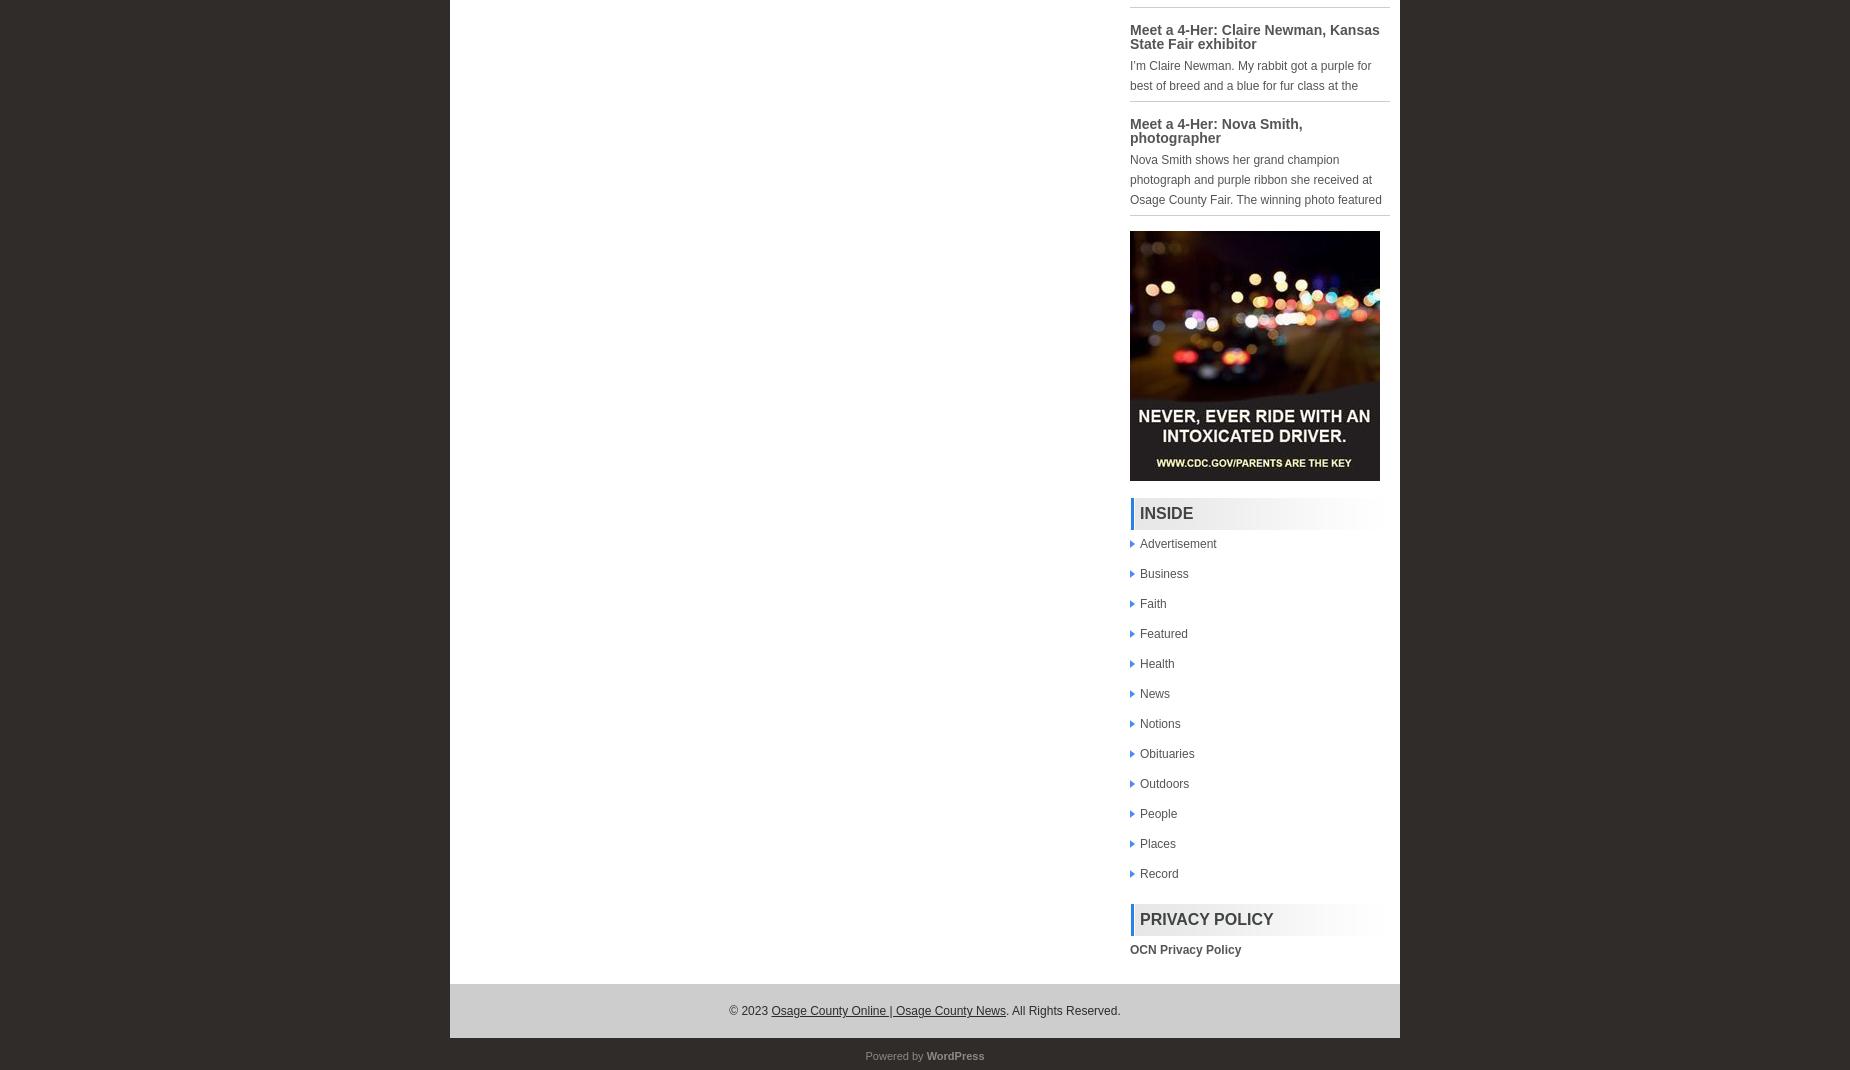  Describe the element at coordinates (1163, 633) in the screenshot. I see `'Featured'` at that location.